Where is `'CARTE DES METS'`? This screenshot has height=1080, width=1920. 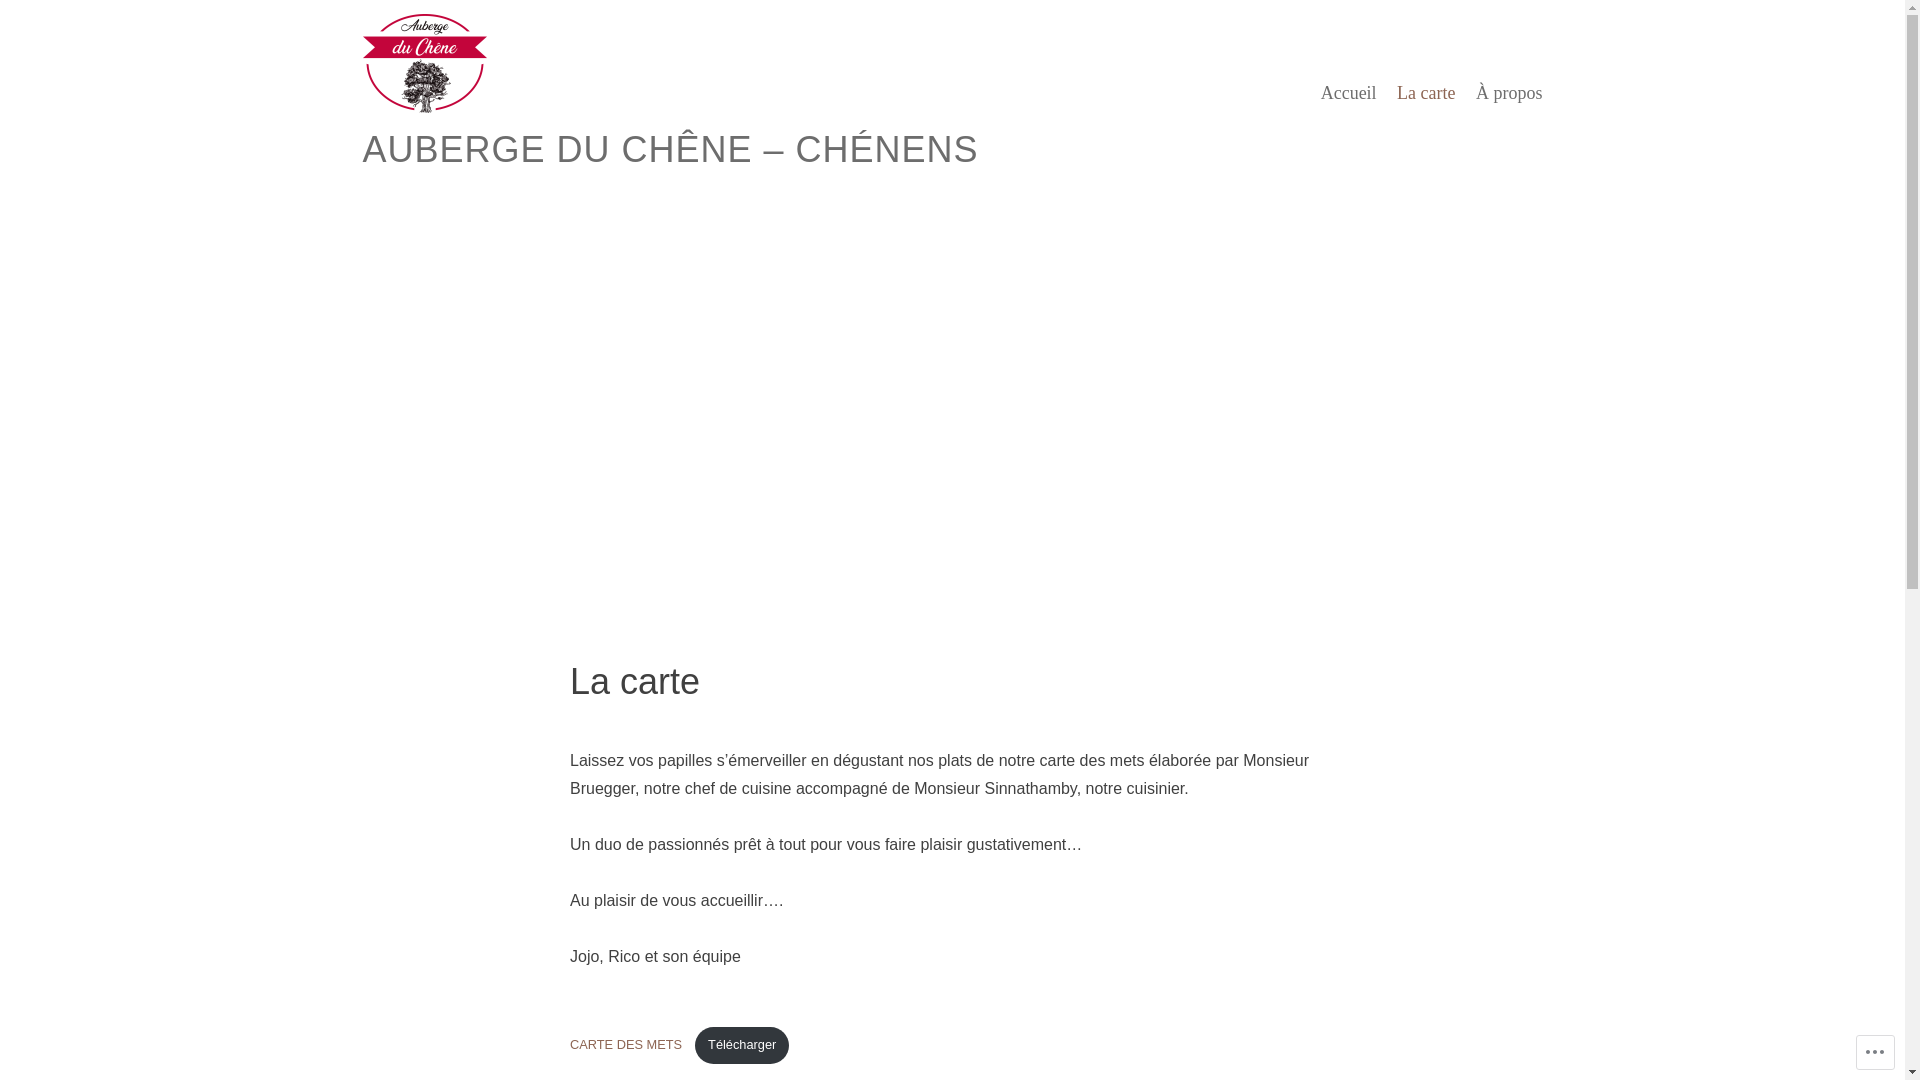 'CARTE DES METS' is located at coordinates (569, 1044).